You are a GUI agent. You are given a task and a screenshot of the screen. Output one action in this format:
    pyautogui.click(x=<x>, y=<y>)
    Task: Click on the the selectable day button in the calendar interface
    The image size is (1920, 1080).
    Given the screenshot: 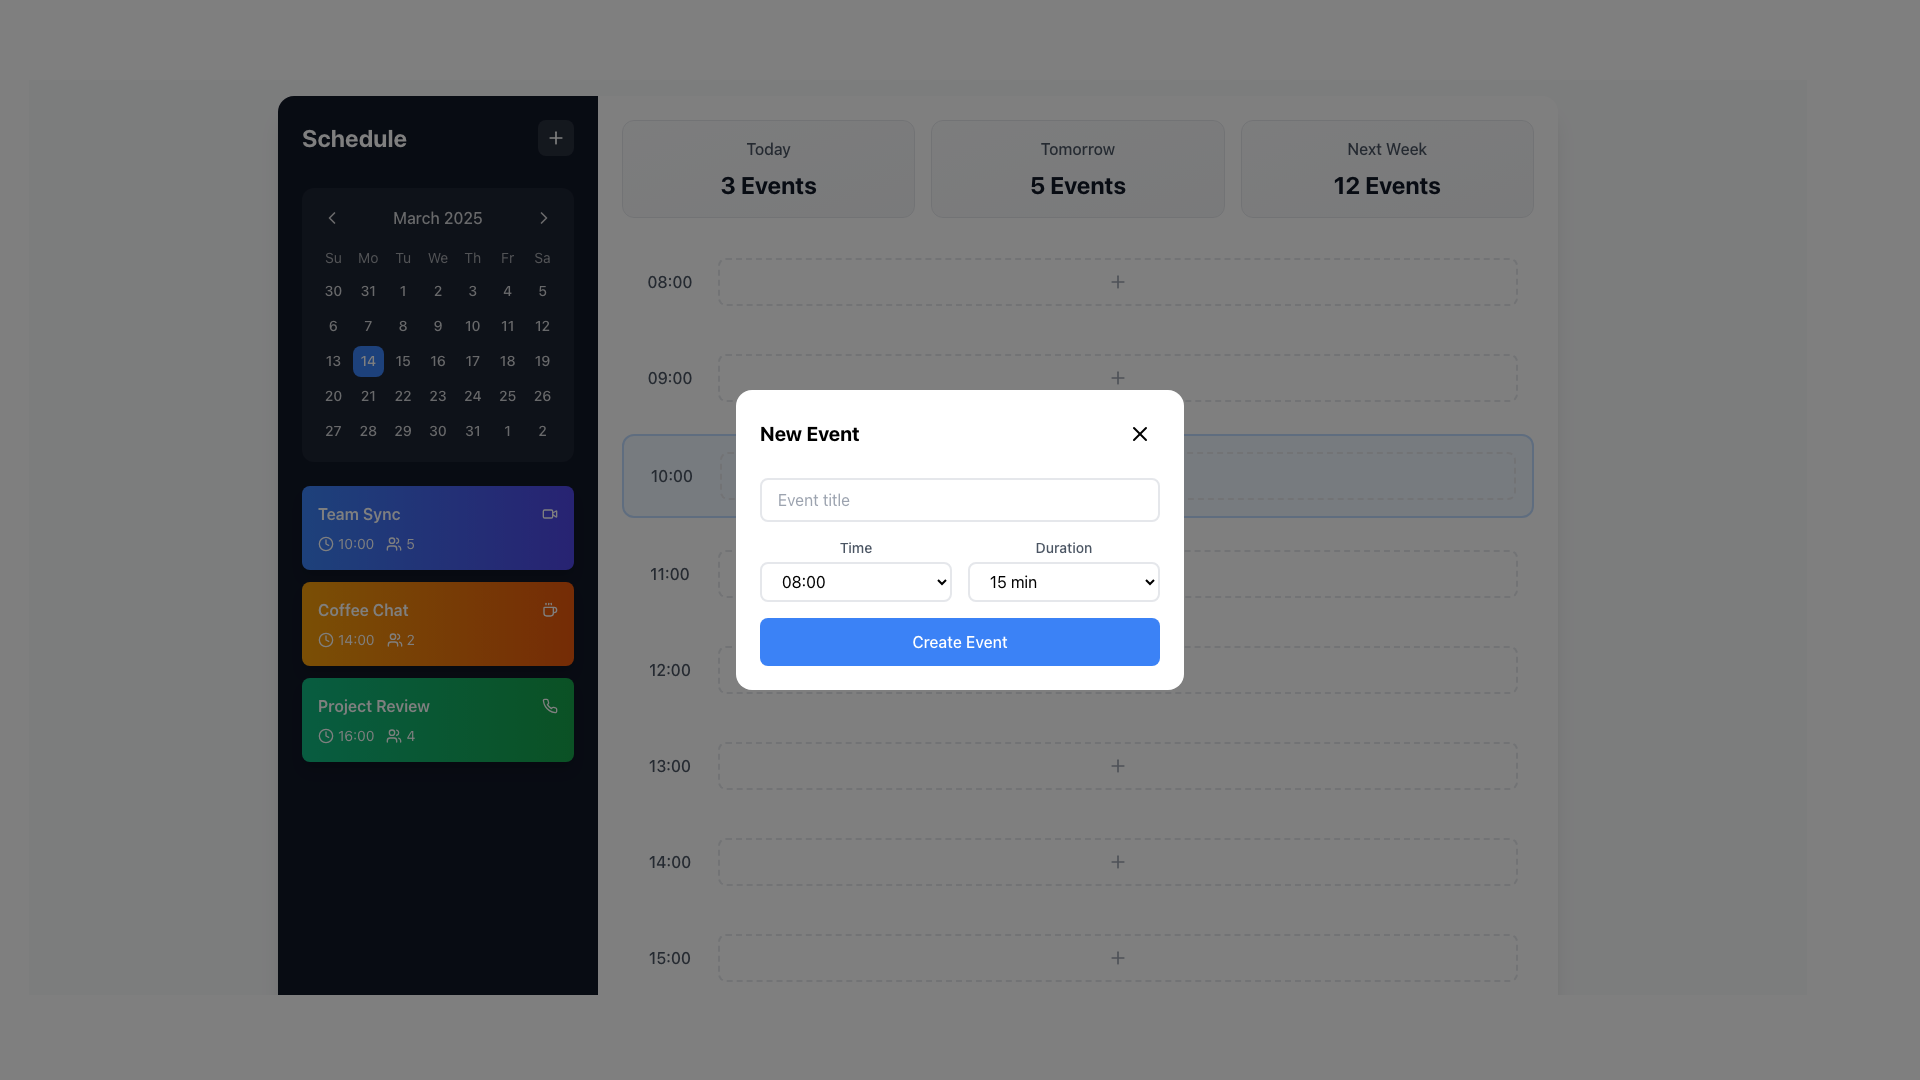 What is the action you would take?
    pyautogui.click(x=368, y=325)
    